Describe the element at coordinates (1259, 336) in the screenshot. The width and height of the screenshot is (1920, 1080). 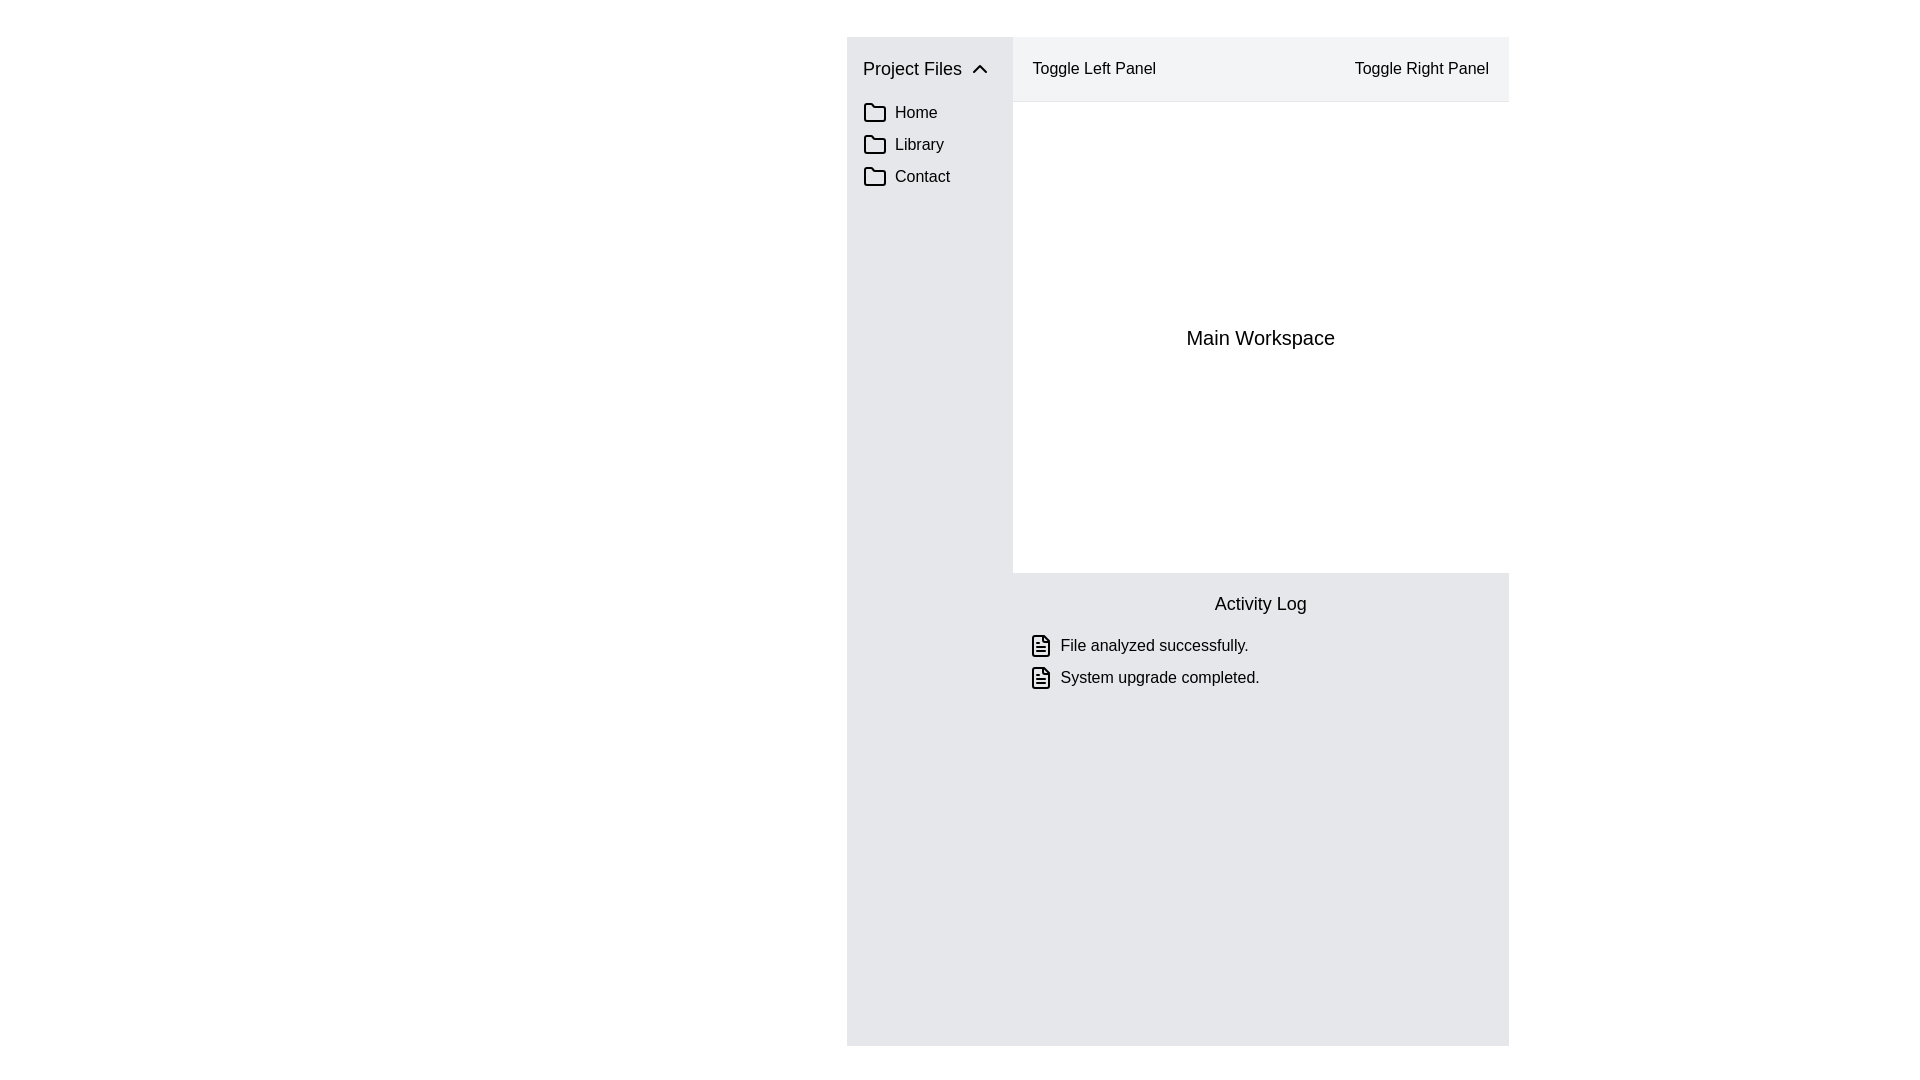
I see `on the 'Main Workspace' section, which is centered in the user interface and features prominently displayed text in a large and bold font` at that location.